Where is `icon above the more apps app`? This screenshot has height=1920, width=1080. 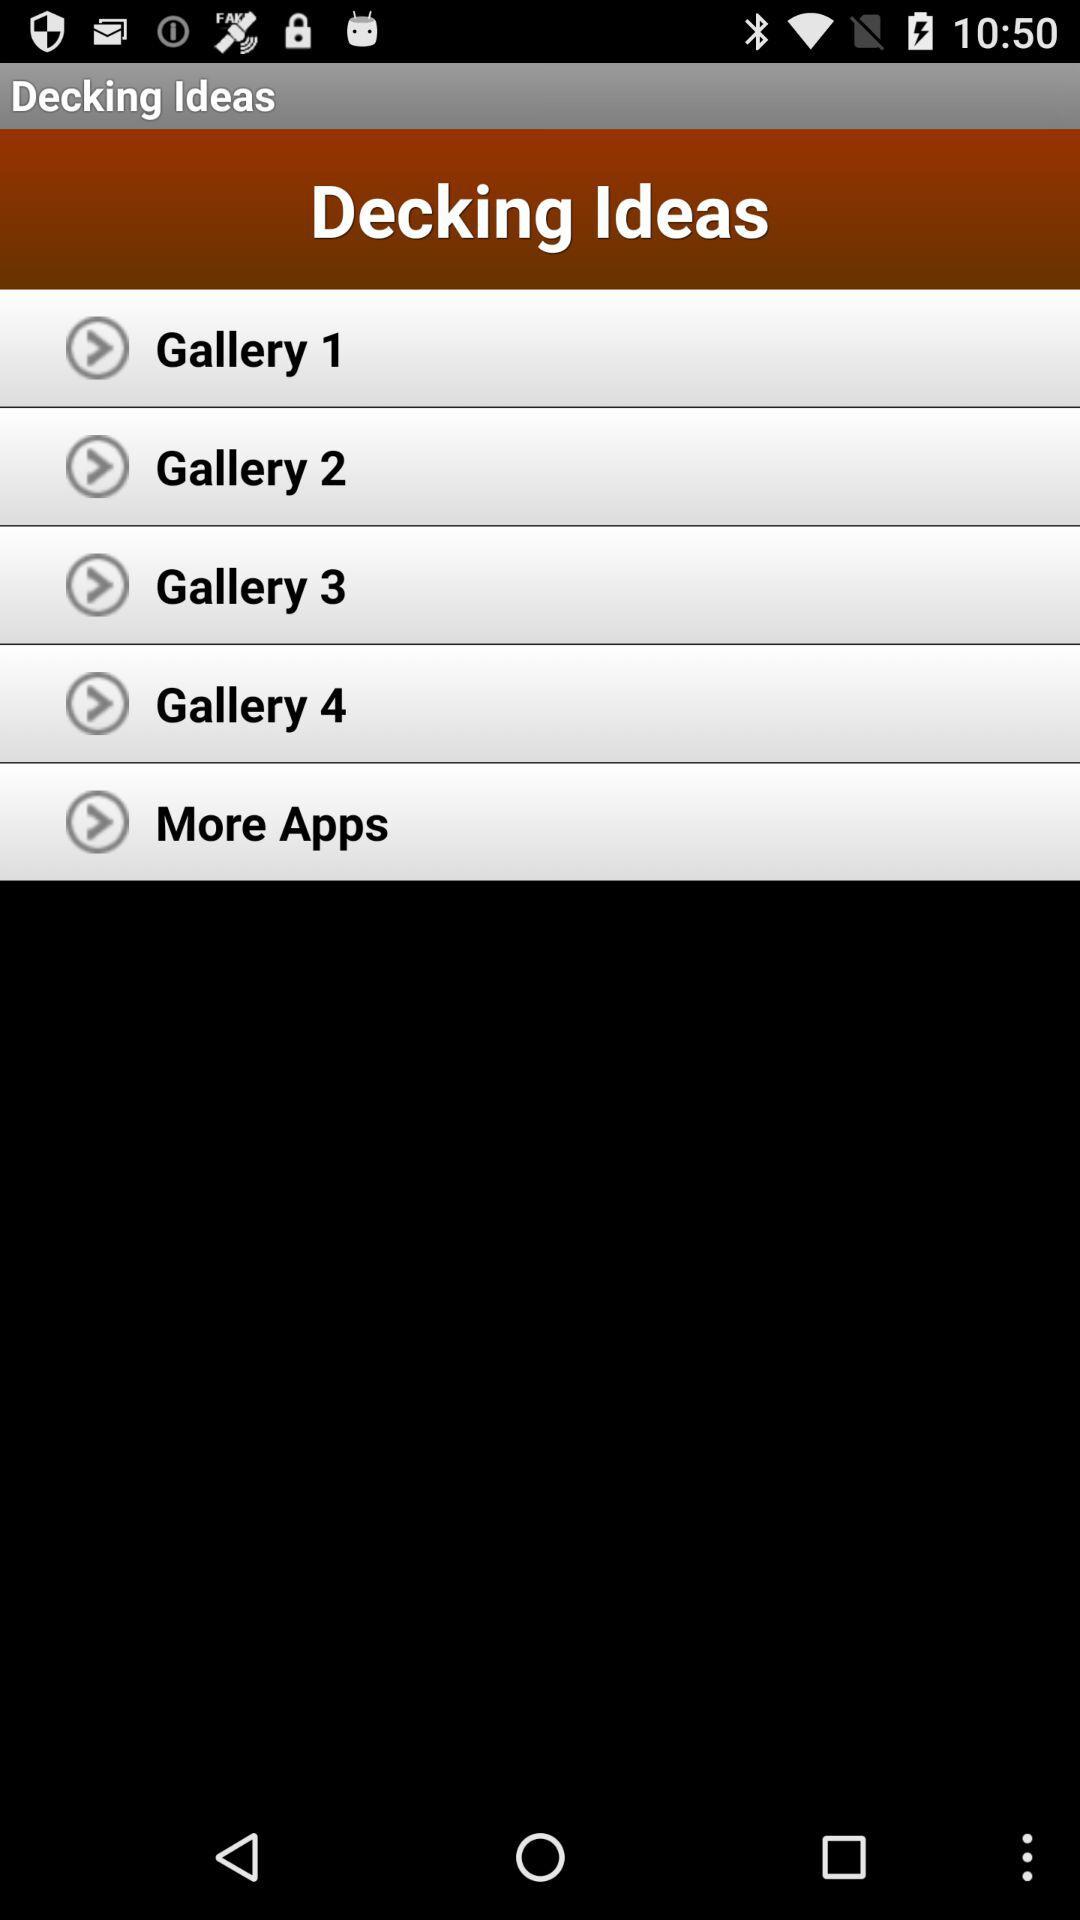
icon above the more apps app is located at coordinates (250, 703).